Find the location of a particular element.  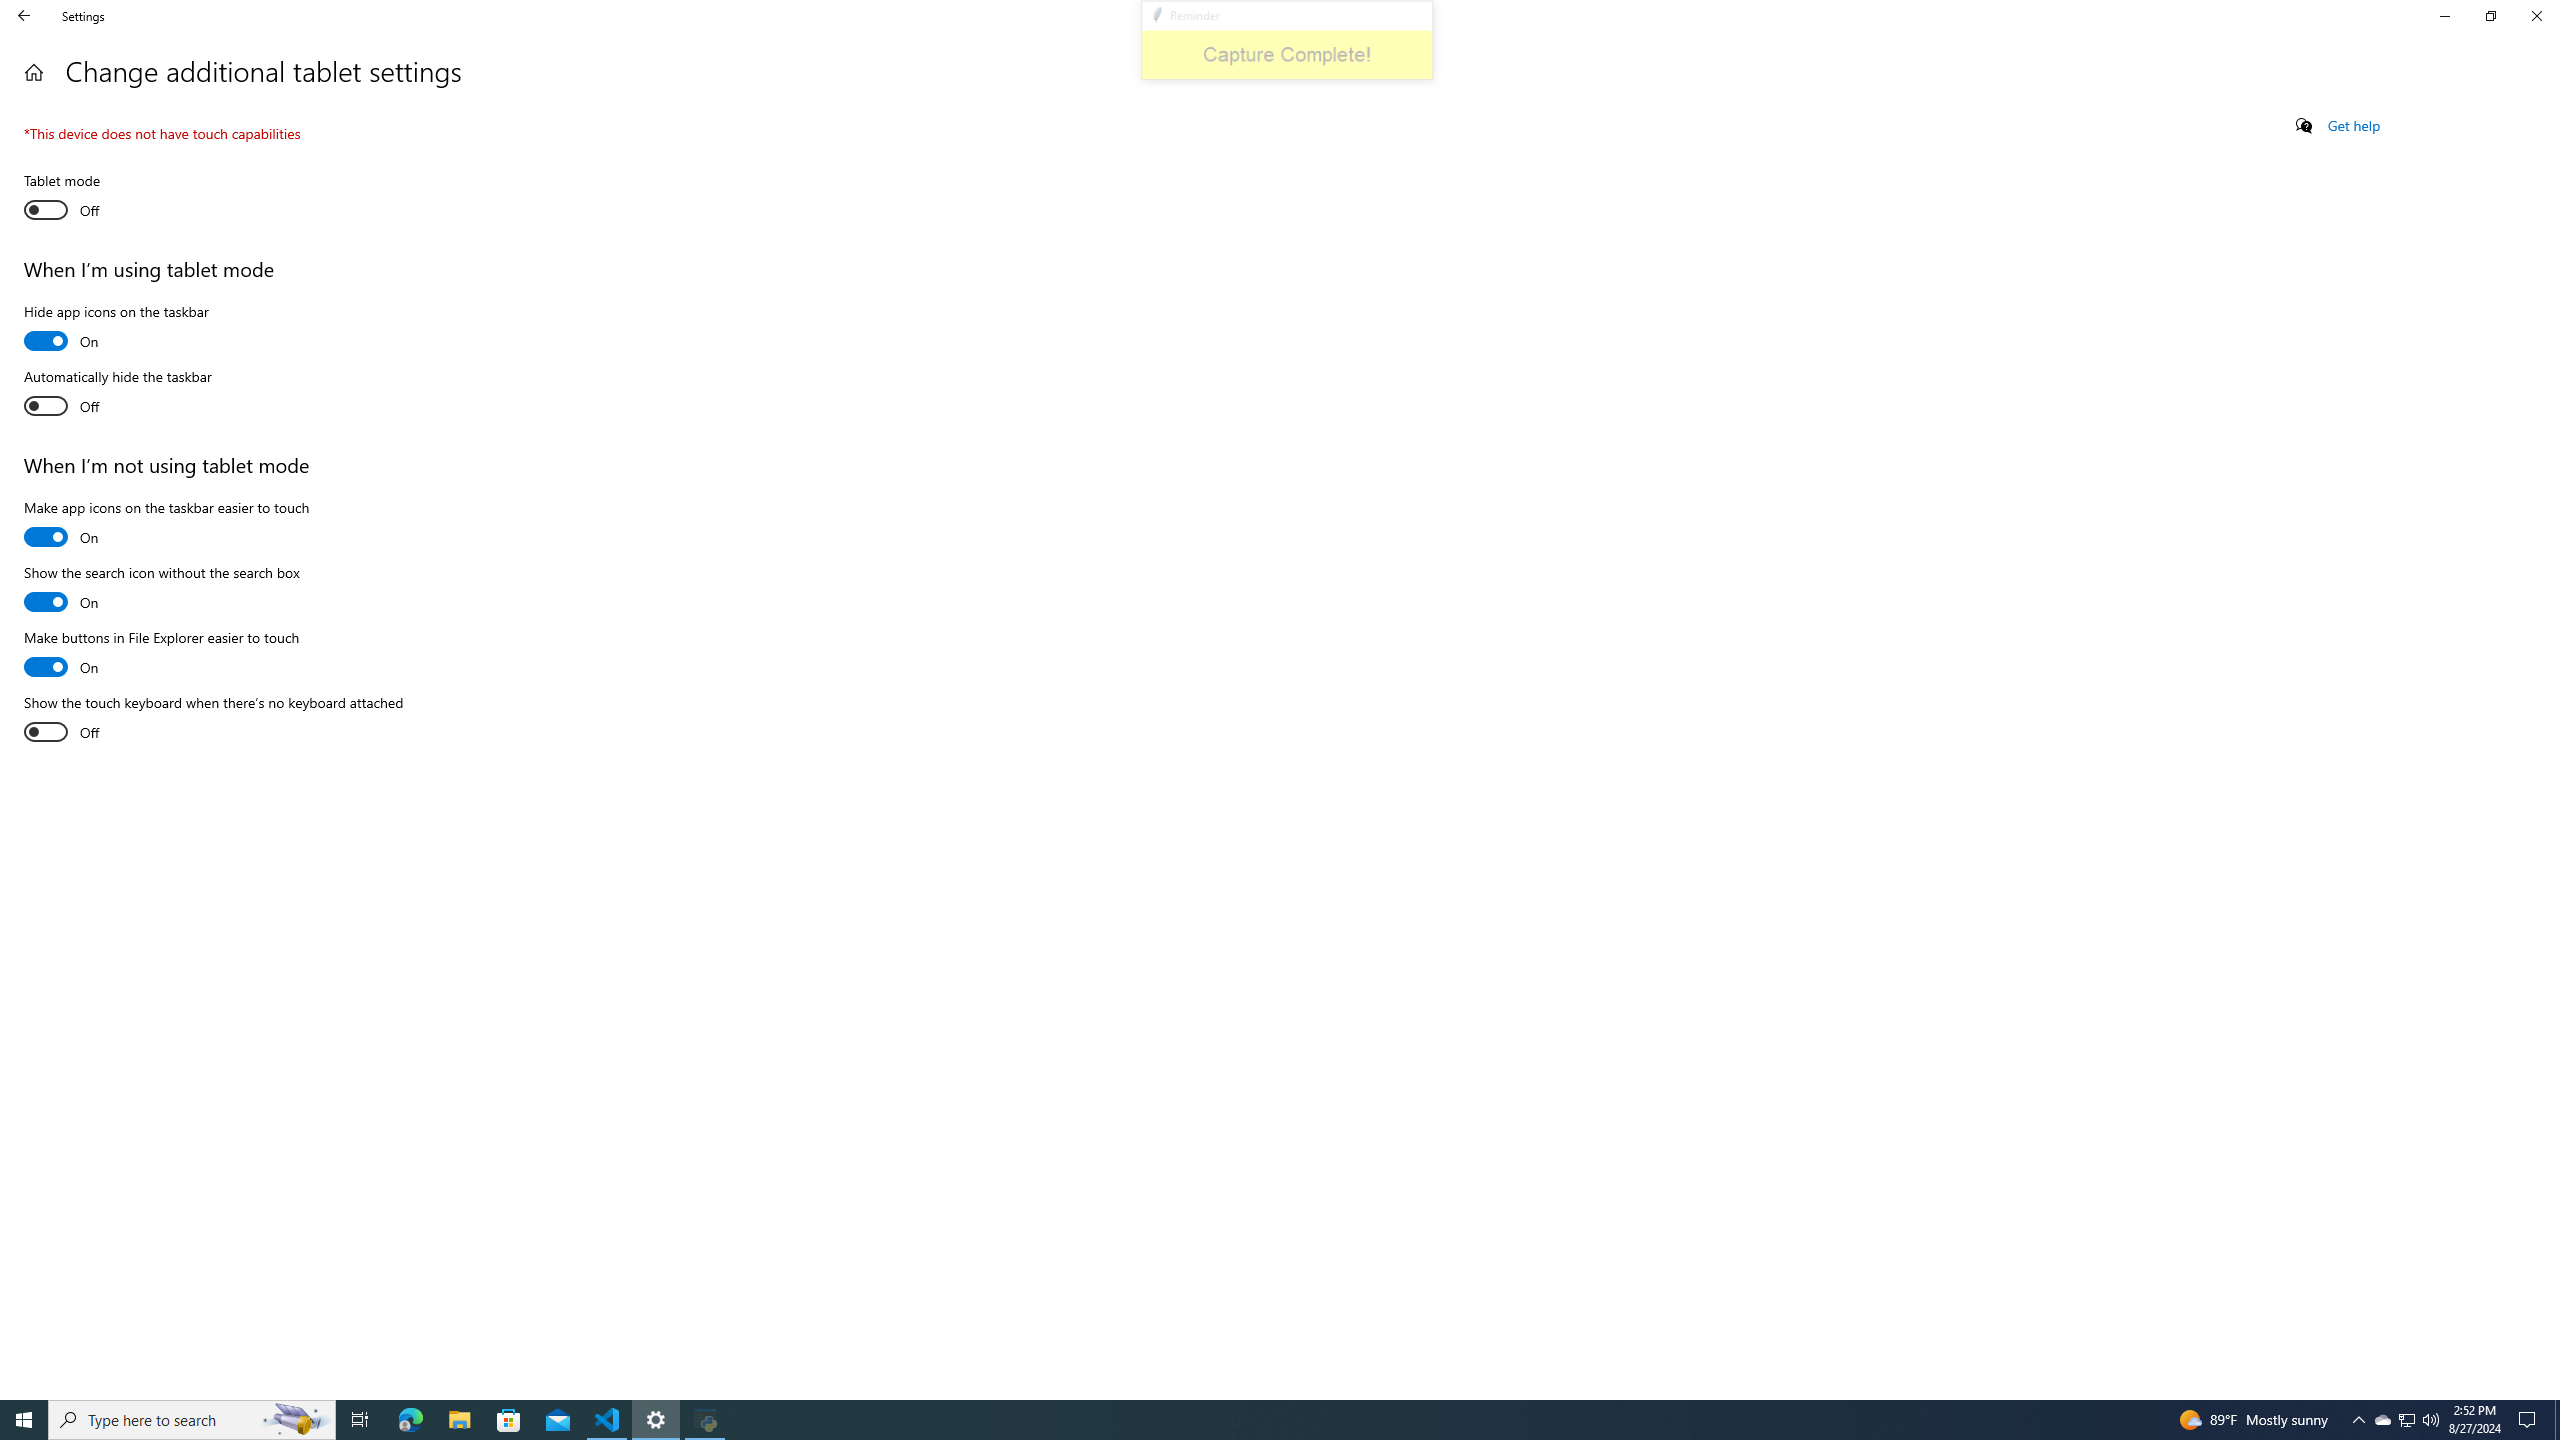

'Settings - 1 running window' is located at coordinates (656, 1418).